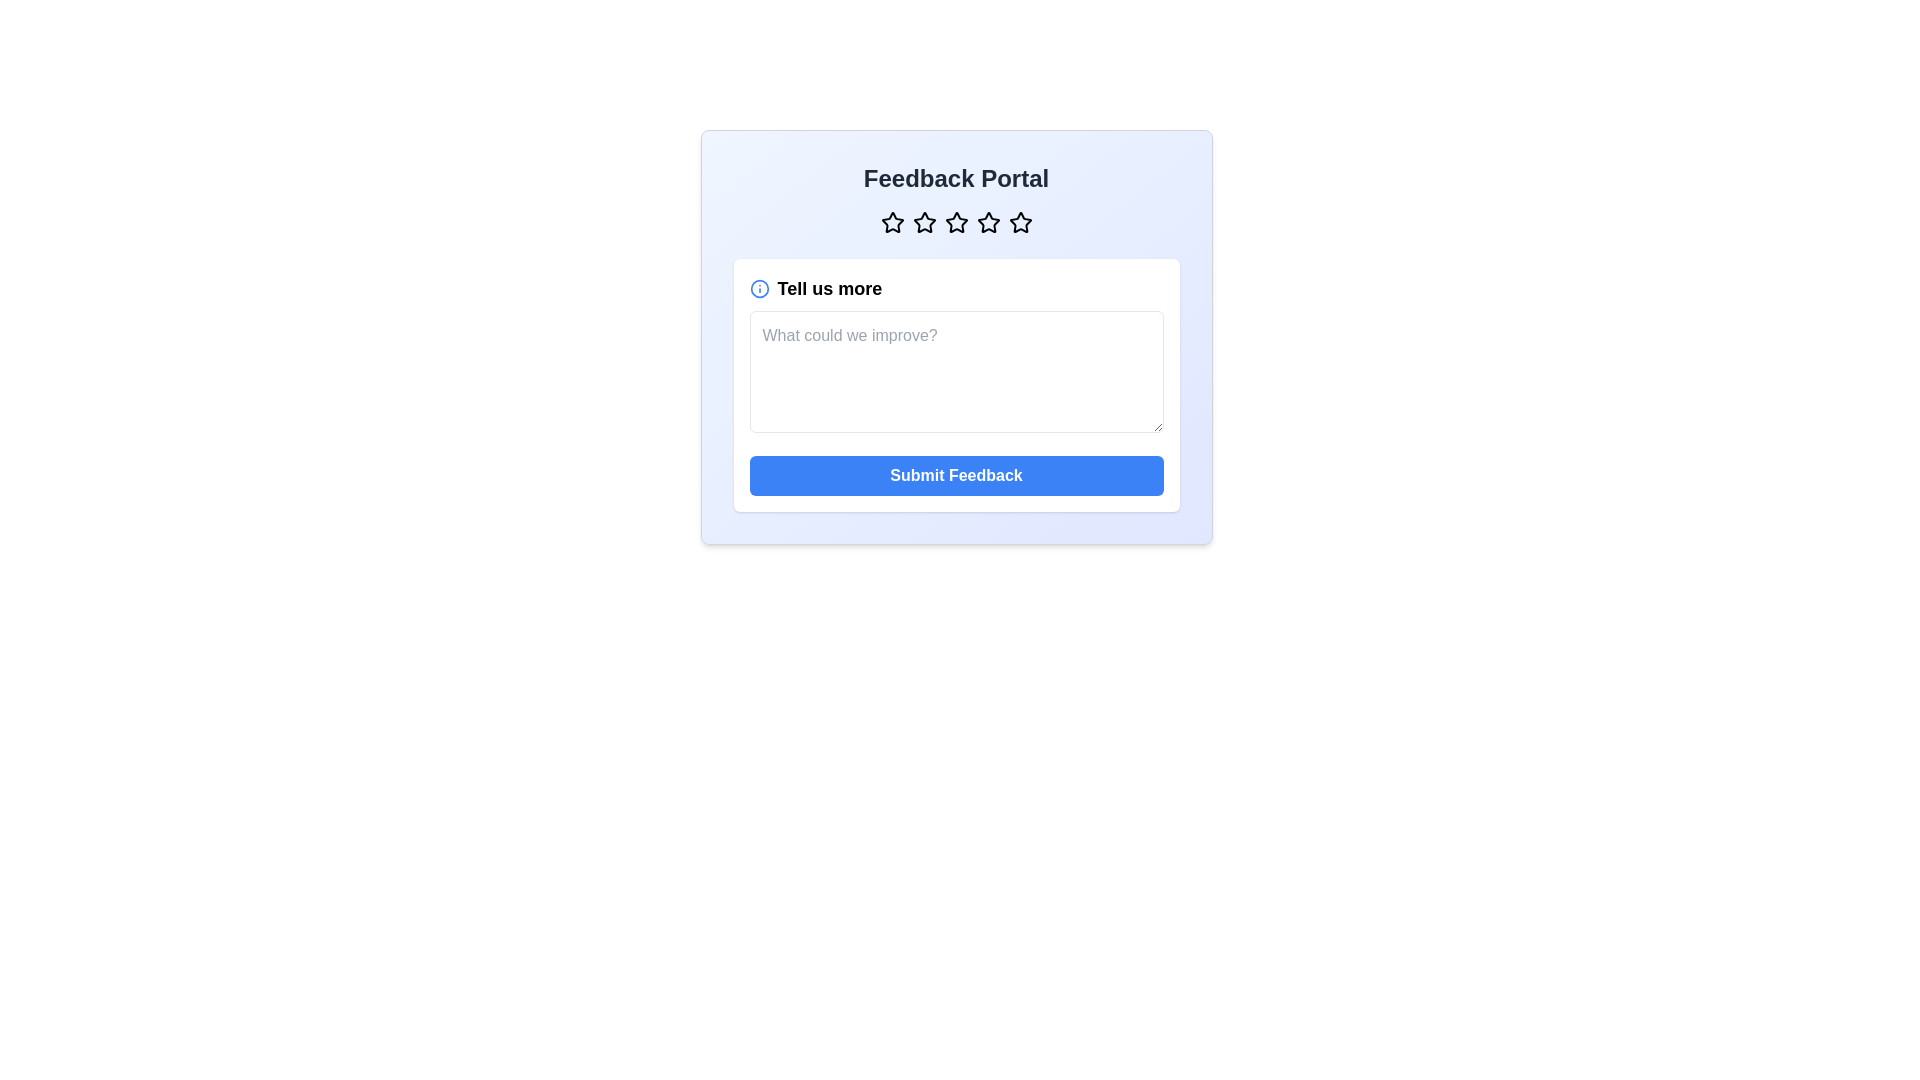 The width and height of the screenshot is (1920, 1080). What do you see at coordinates (988, 223) in the screenshot?
I see `the fourth Rating star icon in the Feedback Portal dialog box` at bounding box center [988, 223].